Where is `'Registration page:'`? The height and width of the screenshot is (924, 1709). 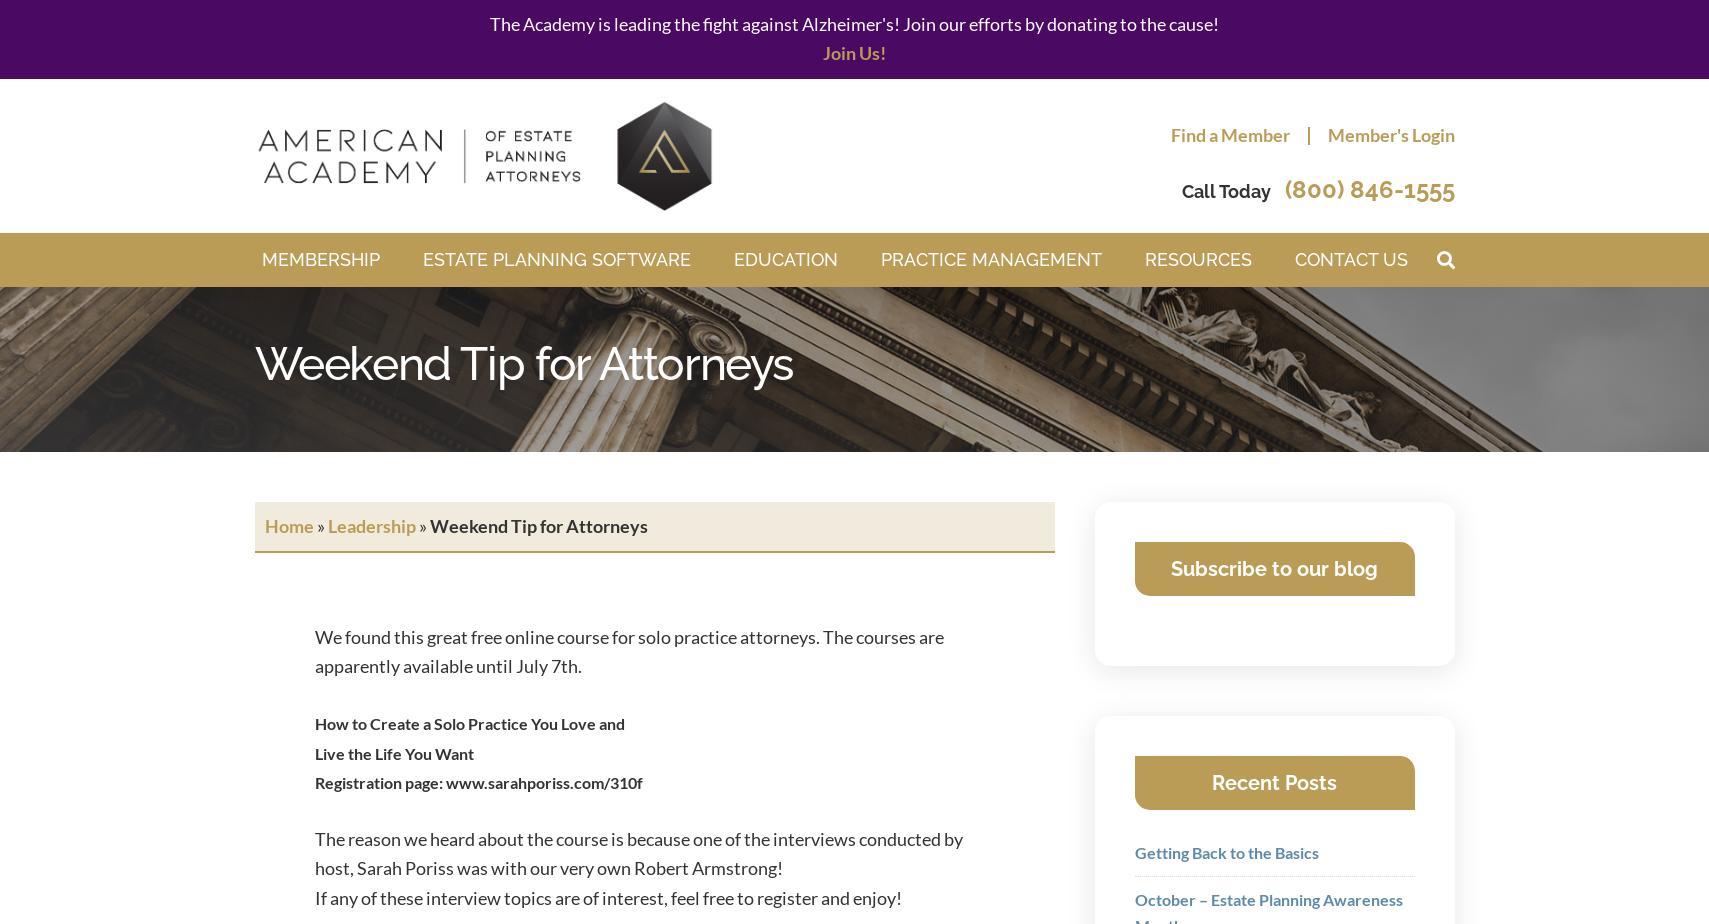 'Registration page:' is located at coordinates (312, 781).